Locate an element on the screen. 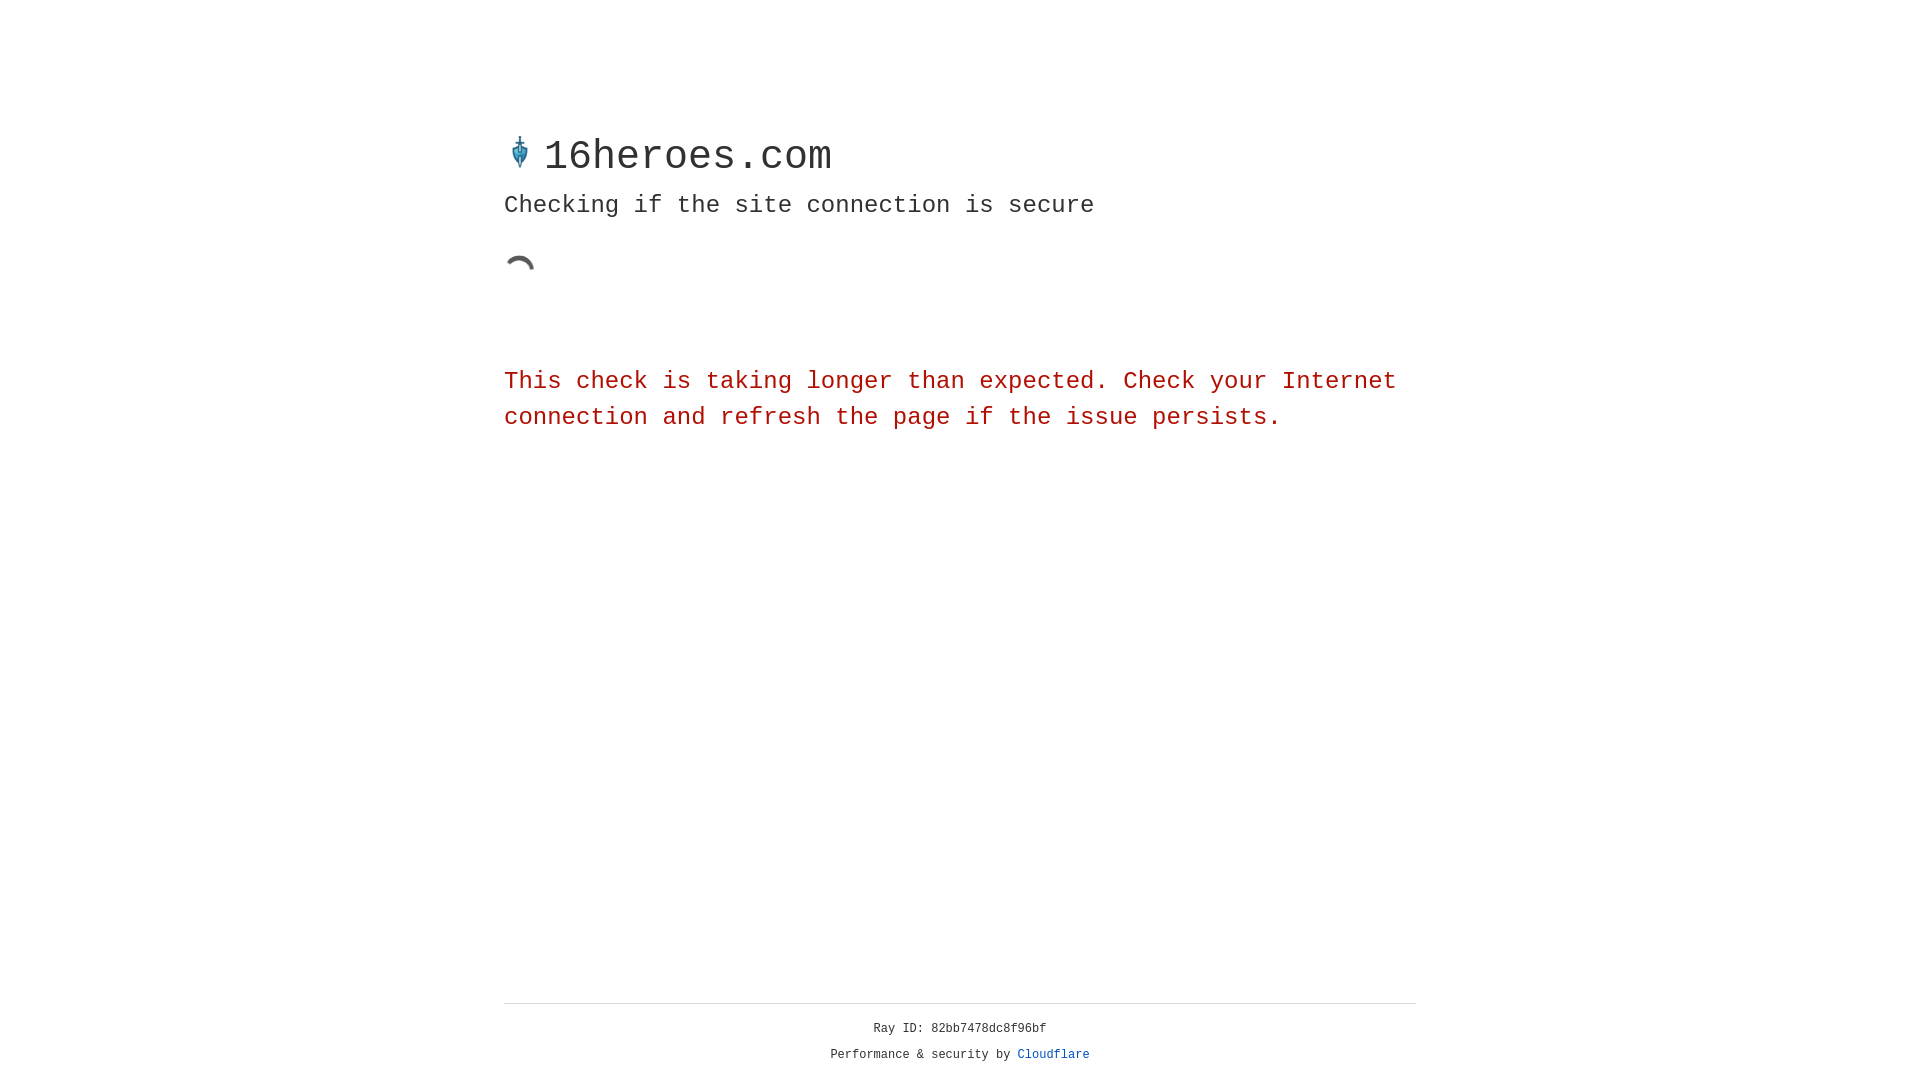 The width and height of the screenshot is (1920, 1080). 'Cloudflare' is located at coordinates (1053, 1054).